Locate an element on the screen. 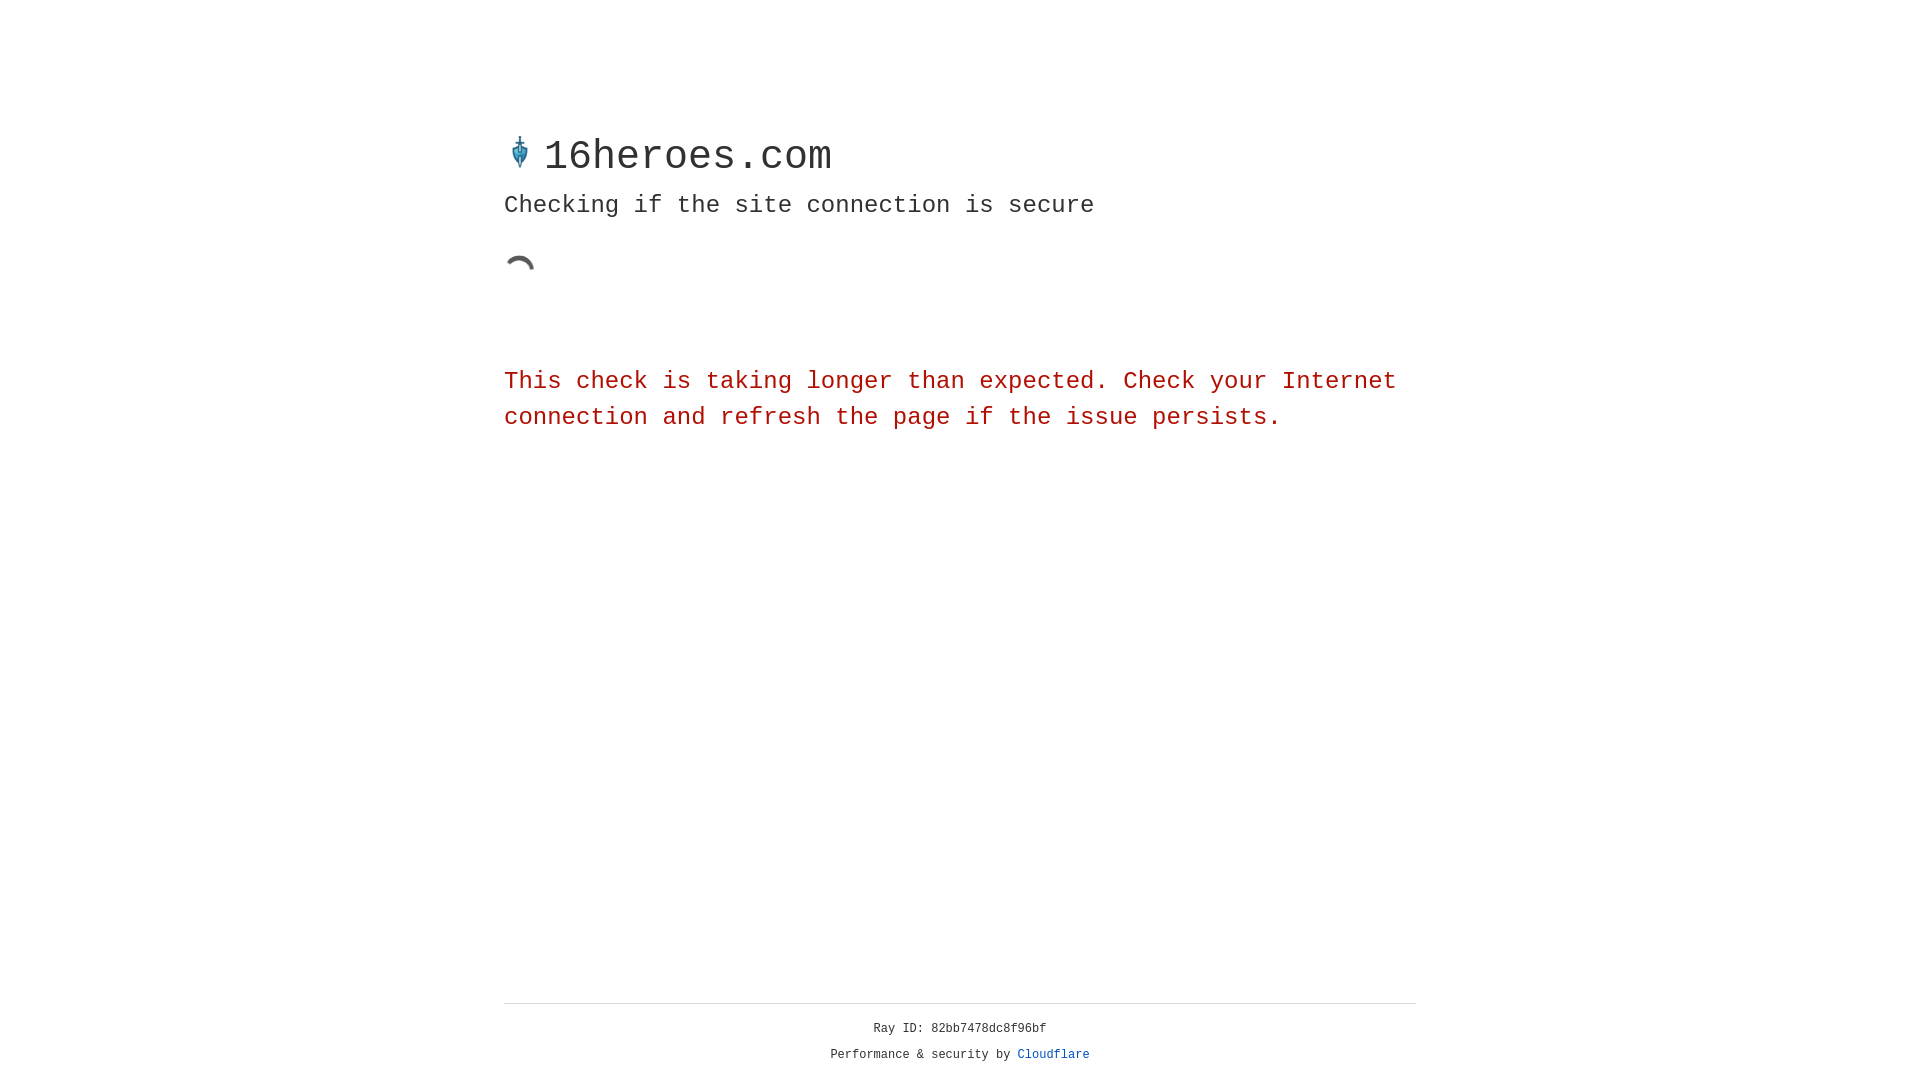 The width and height of the screenshot is (1920, 1080). 'Cloudflare' is located at coordinates (1053, 1054).